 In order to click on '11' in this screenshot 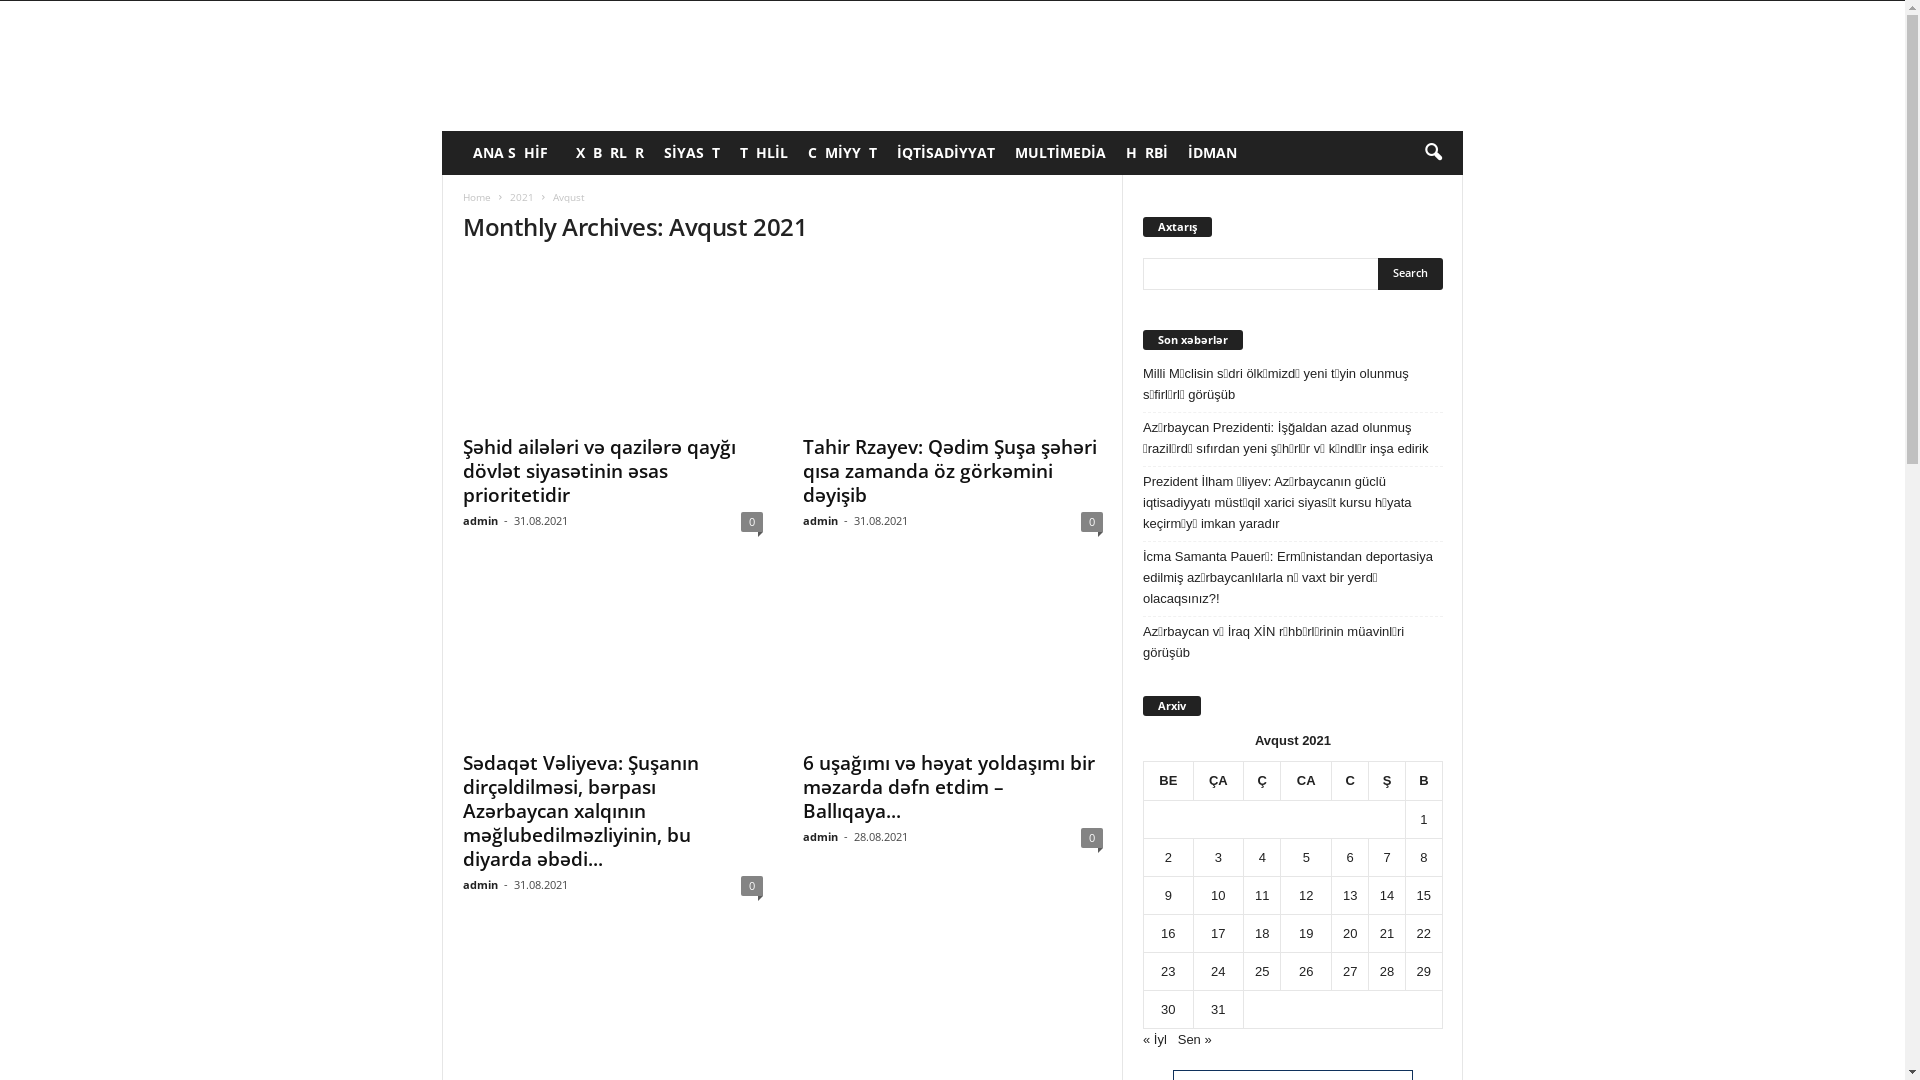, I will do `click(1253, 894)`.